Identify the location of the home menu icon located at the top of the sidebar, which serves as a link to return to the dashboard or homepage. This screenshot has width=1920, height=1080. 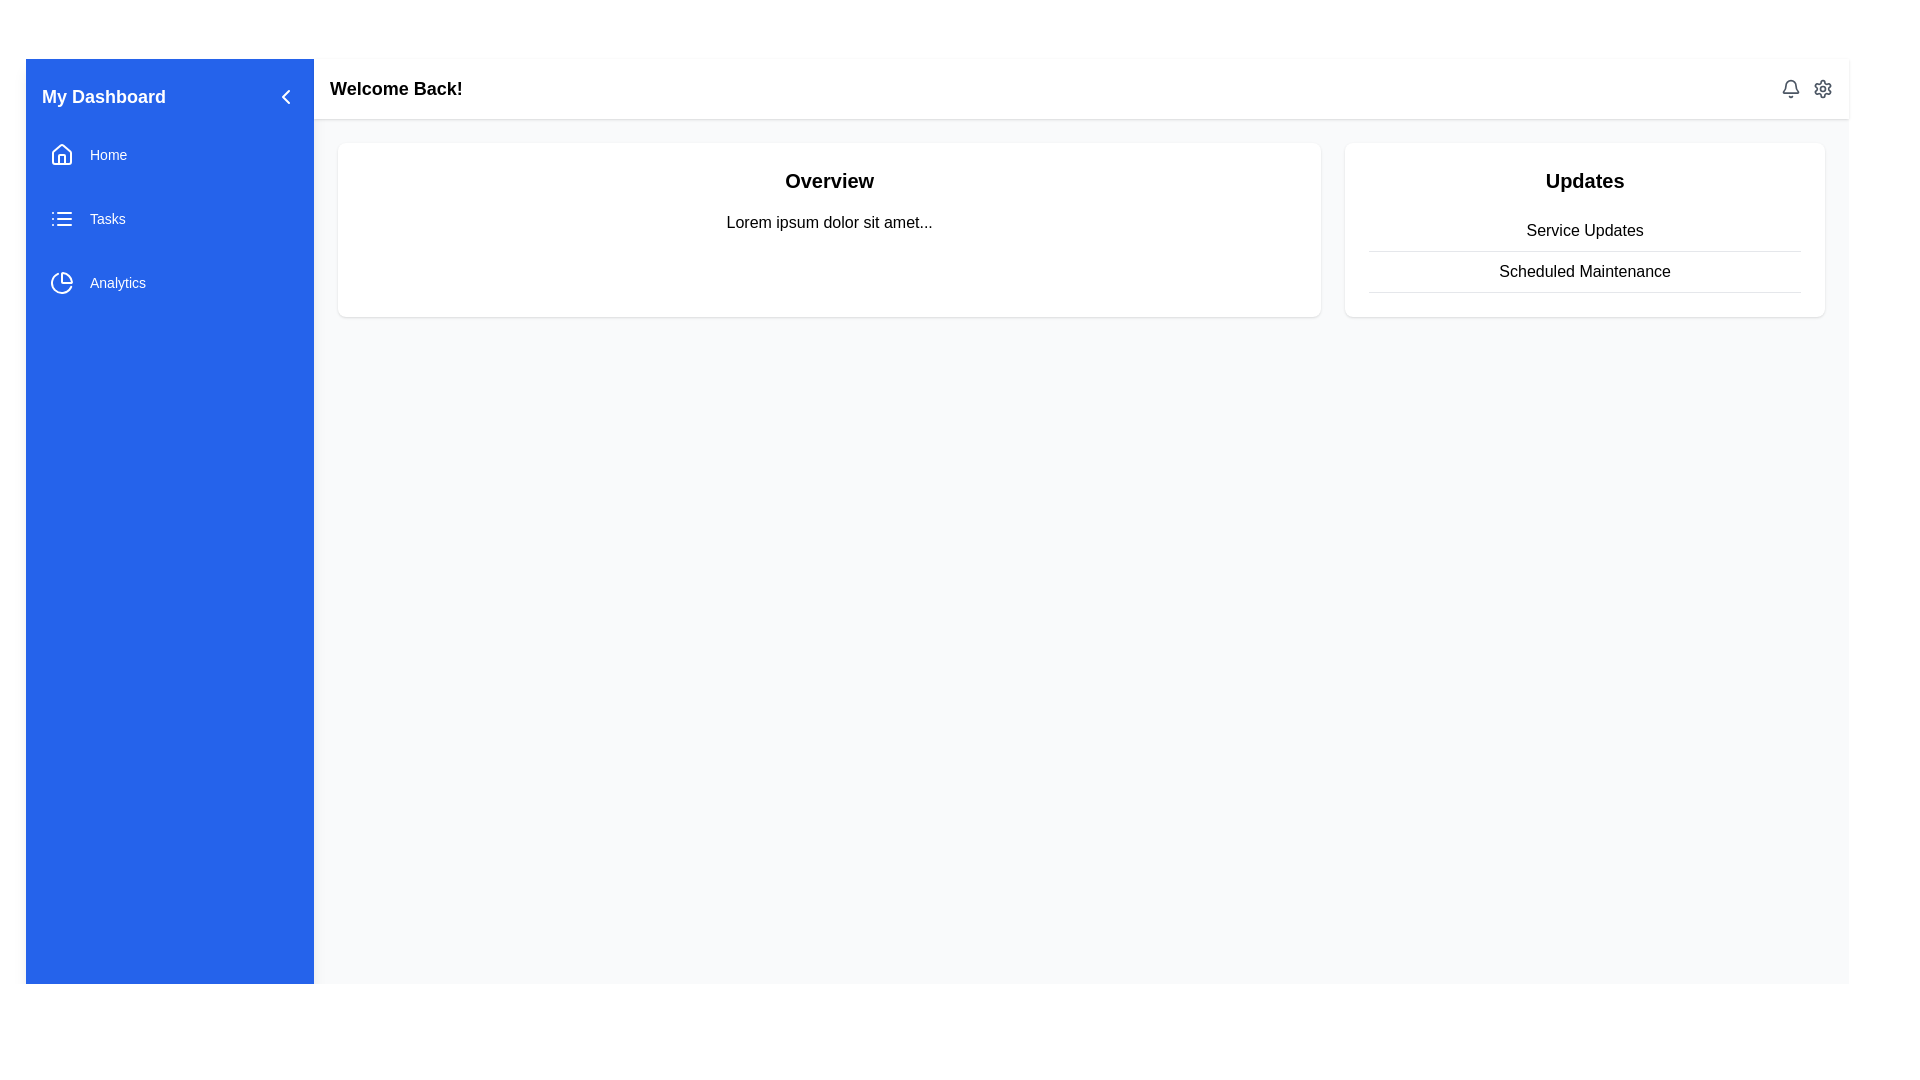
(62, 153).